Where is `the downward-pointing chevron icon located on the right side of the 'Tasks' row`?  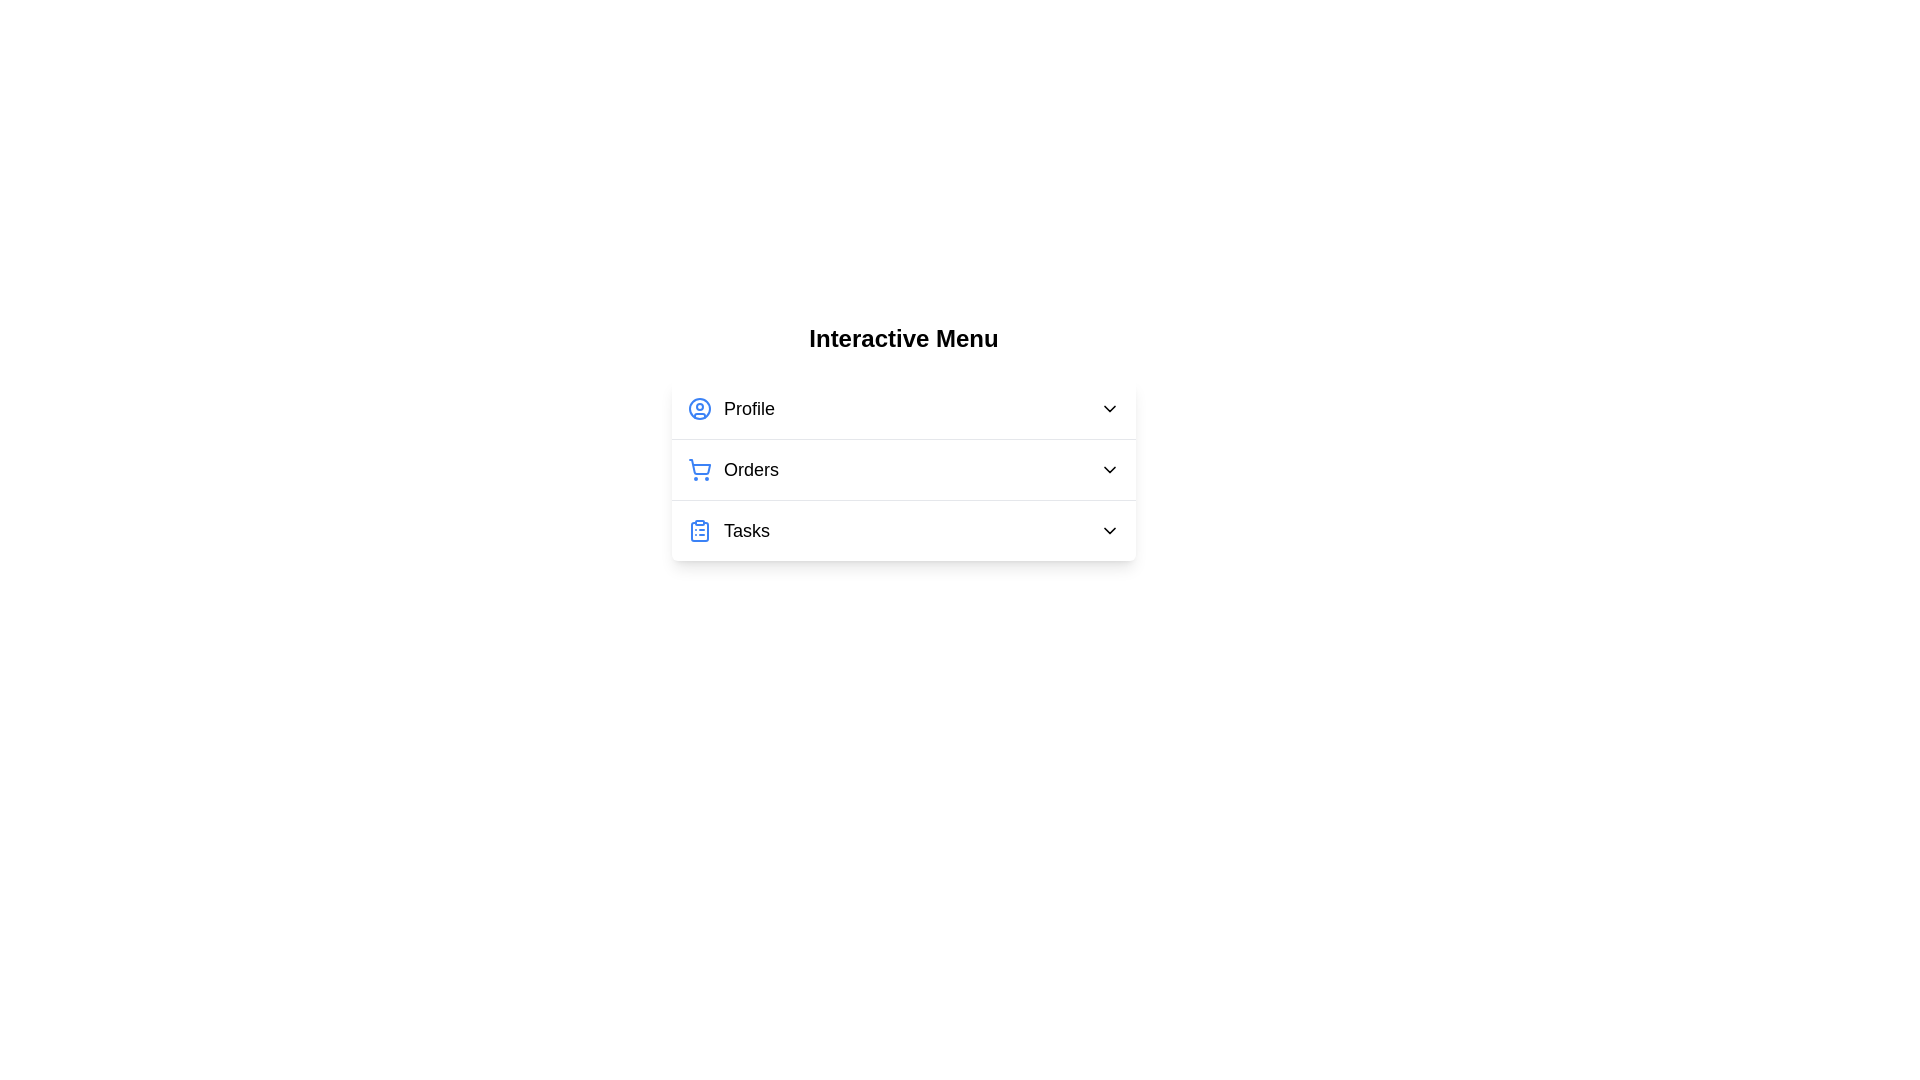 the downward-pointing chevron icon located on the right side of the 'Tasks' row is located at coordinates (1108, 530).